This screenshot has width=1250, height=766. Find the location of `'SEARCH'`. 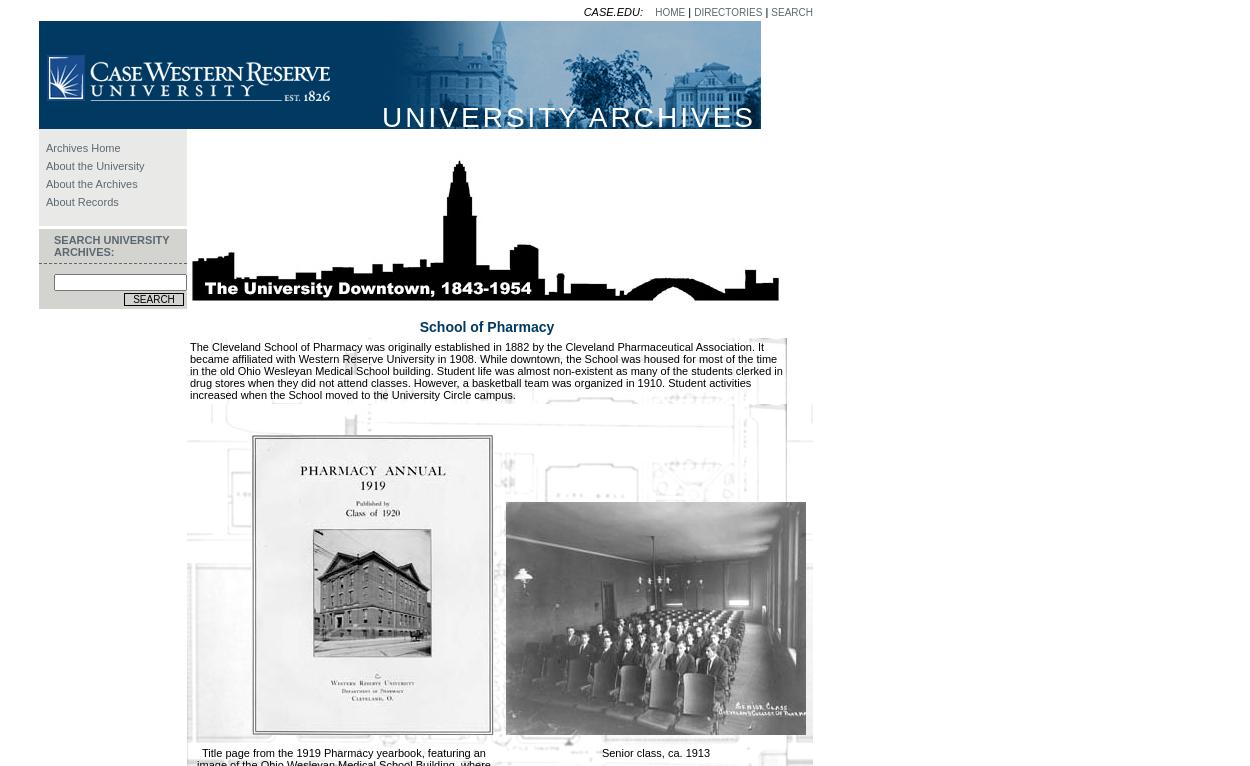

'SEARCH' is located at coordinates (792, 11).